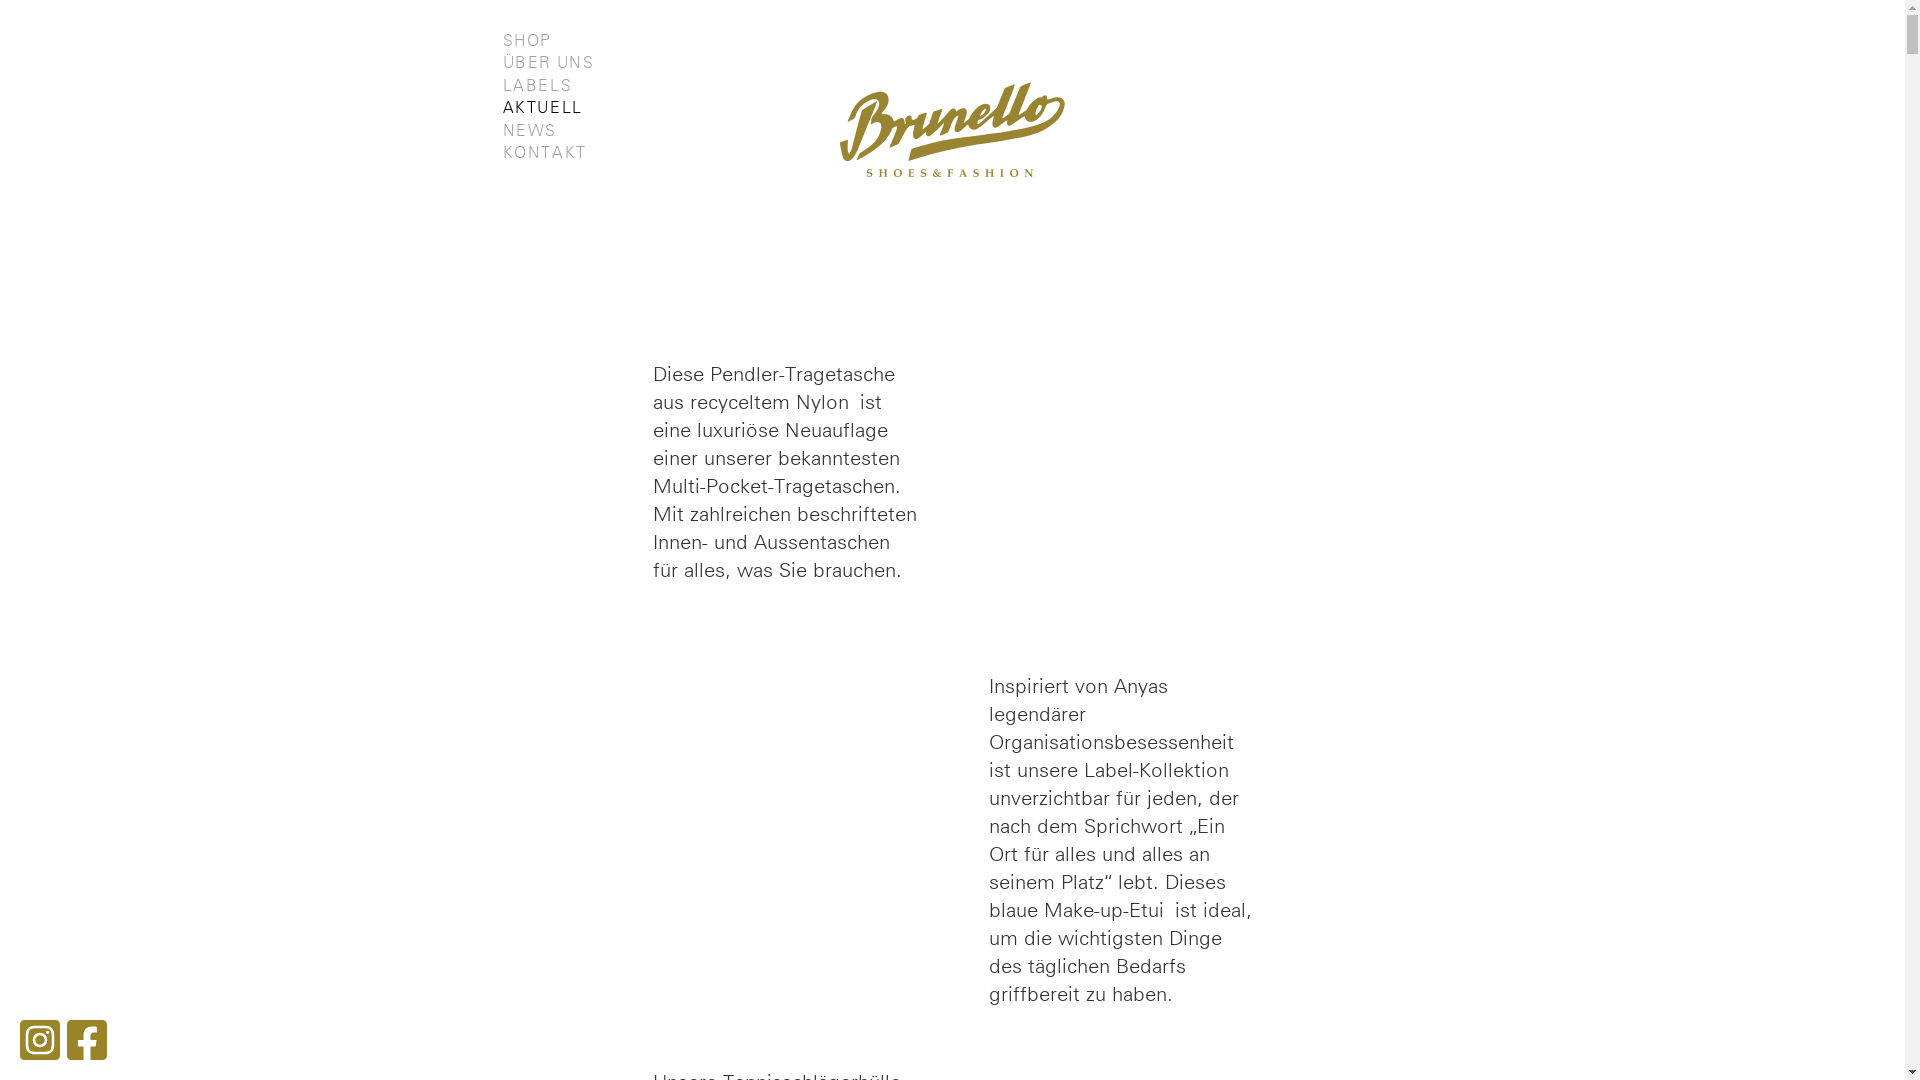 The width and height of the screenshot is (1920, 1080). Describe the element at coordinates (526, 41) in the screenshot. I see `'SHOP'` at that location.